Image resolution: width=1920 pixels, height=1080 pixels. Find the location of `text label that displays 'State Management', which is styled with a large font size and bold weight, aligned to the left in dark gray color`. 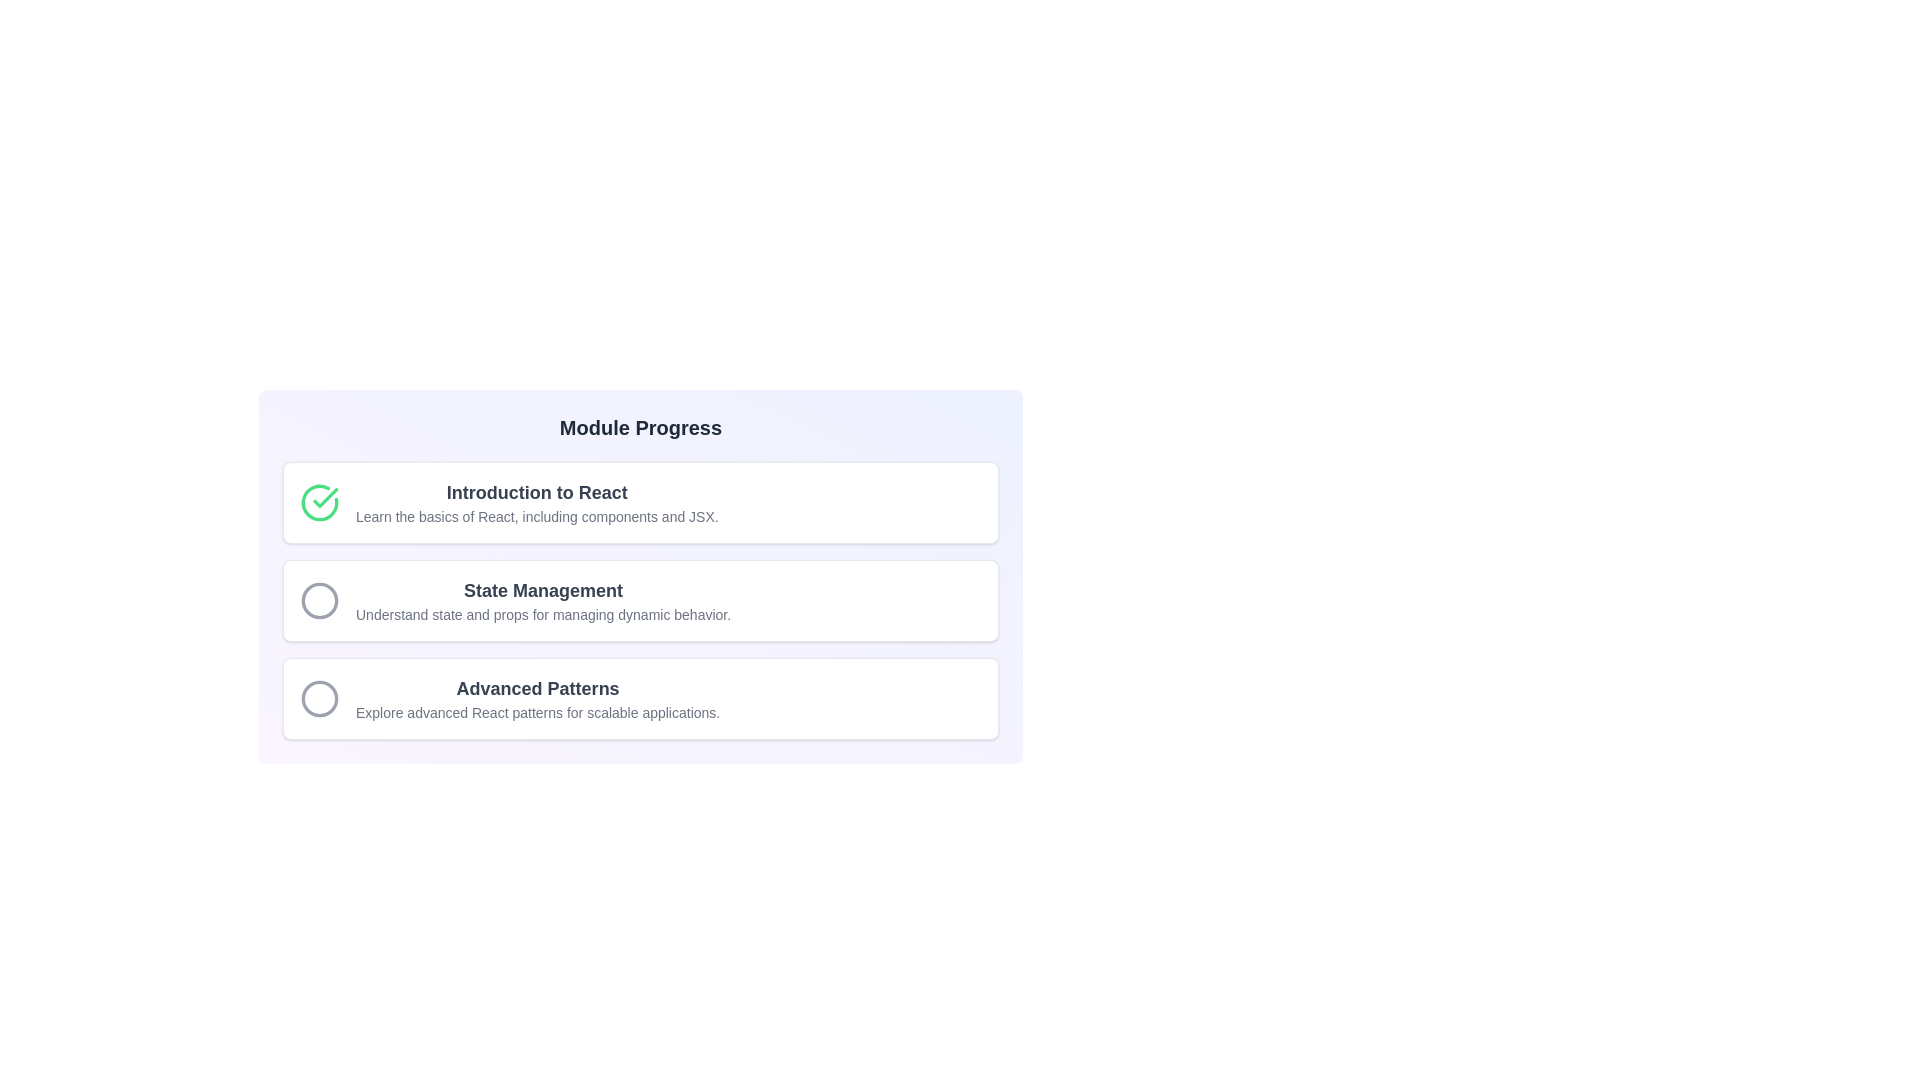

text label that displays 'State Management', which is styled with a large font size and bold weight, aligned to the left in dark gray color is located at coordinates (543, 589).